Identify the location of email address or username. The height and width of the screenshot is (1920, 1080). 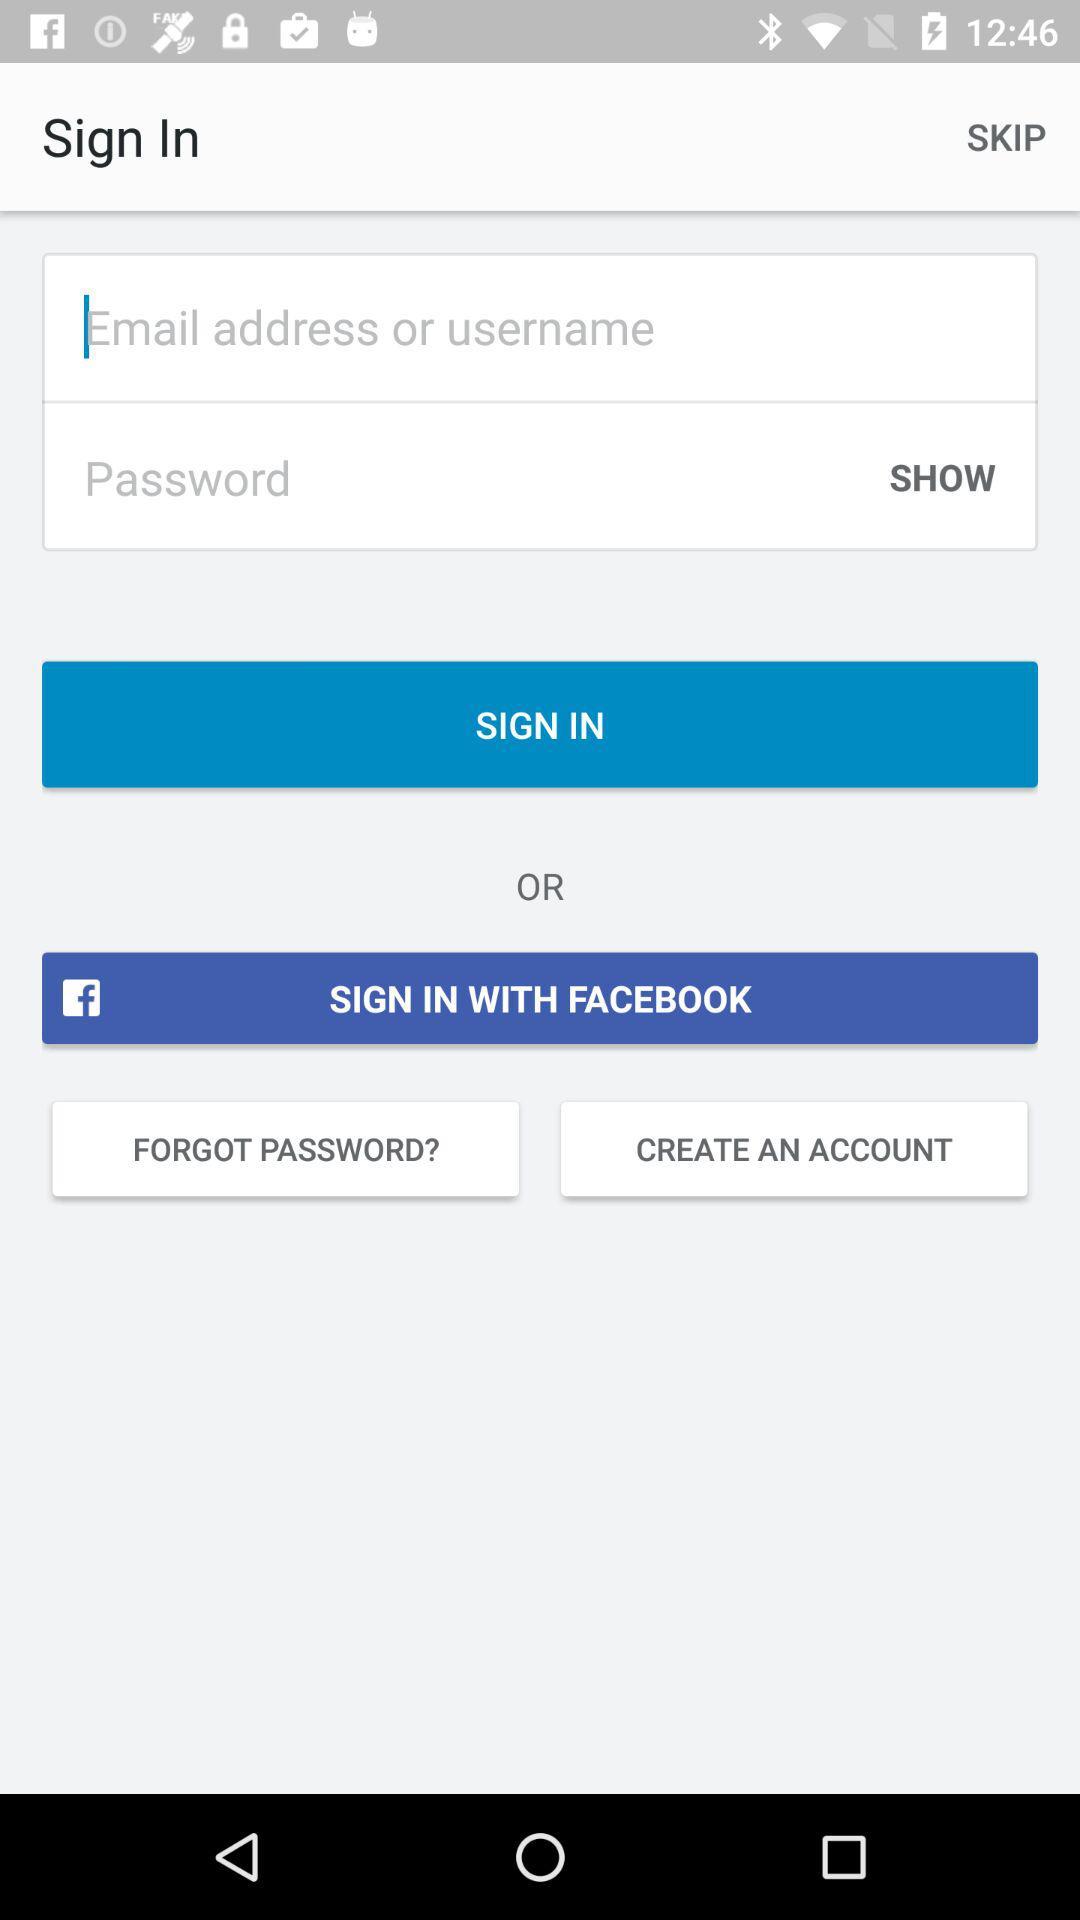
(540, 326).